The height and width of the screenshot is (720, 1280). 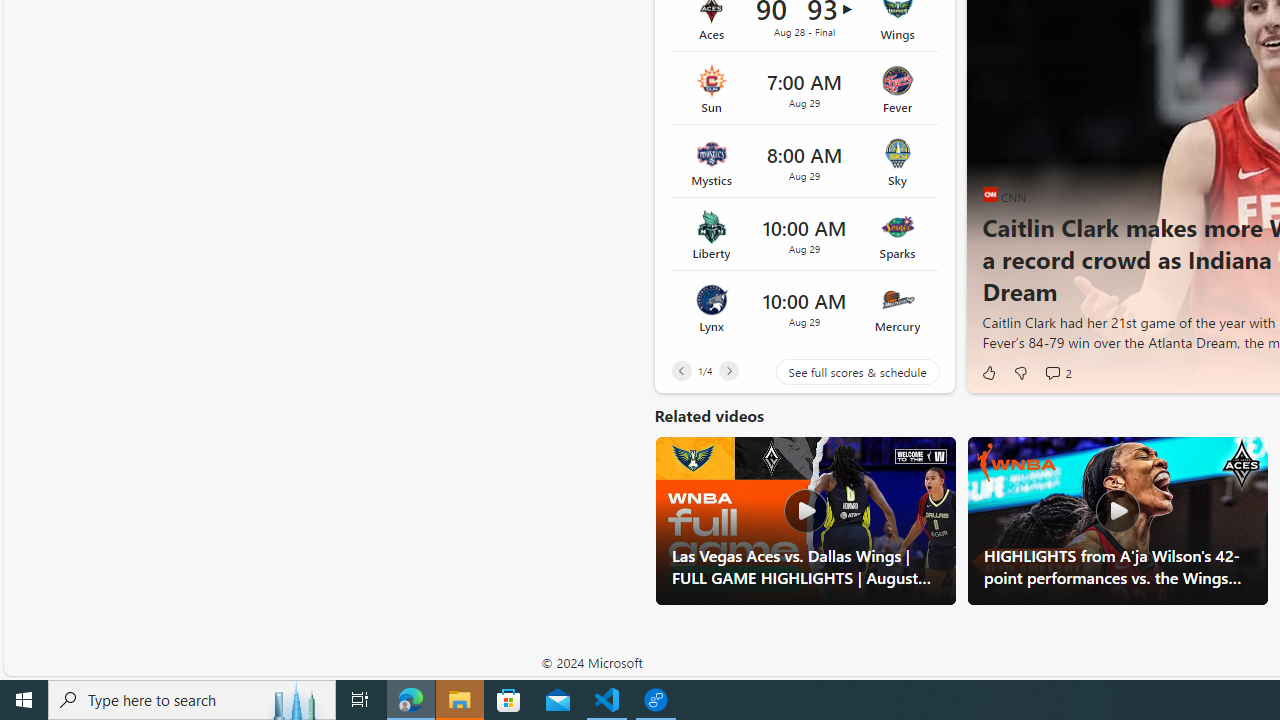 What do you see at coordinates (1056, 372) in the screenshot?
I see `'View comments 2 Comment'` at bounding box center [1056, 372].